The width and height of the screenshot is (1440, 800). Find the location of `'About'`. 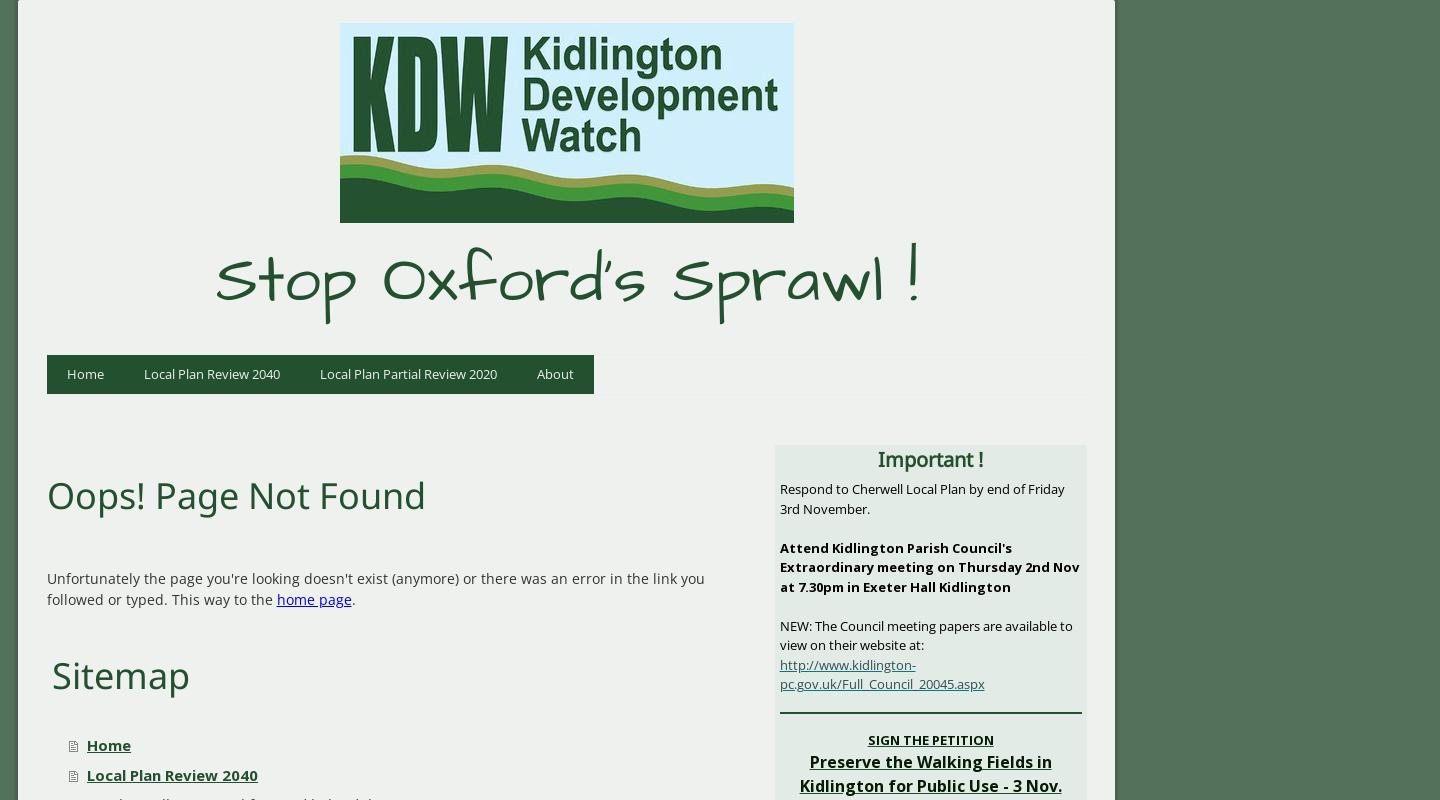

'About' is located at coordinates (554, 371).